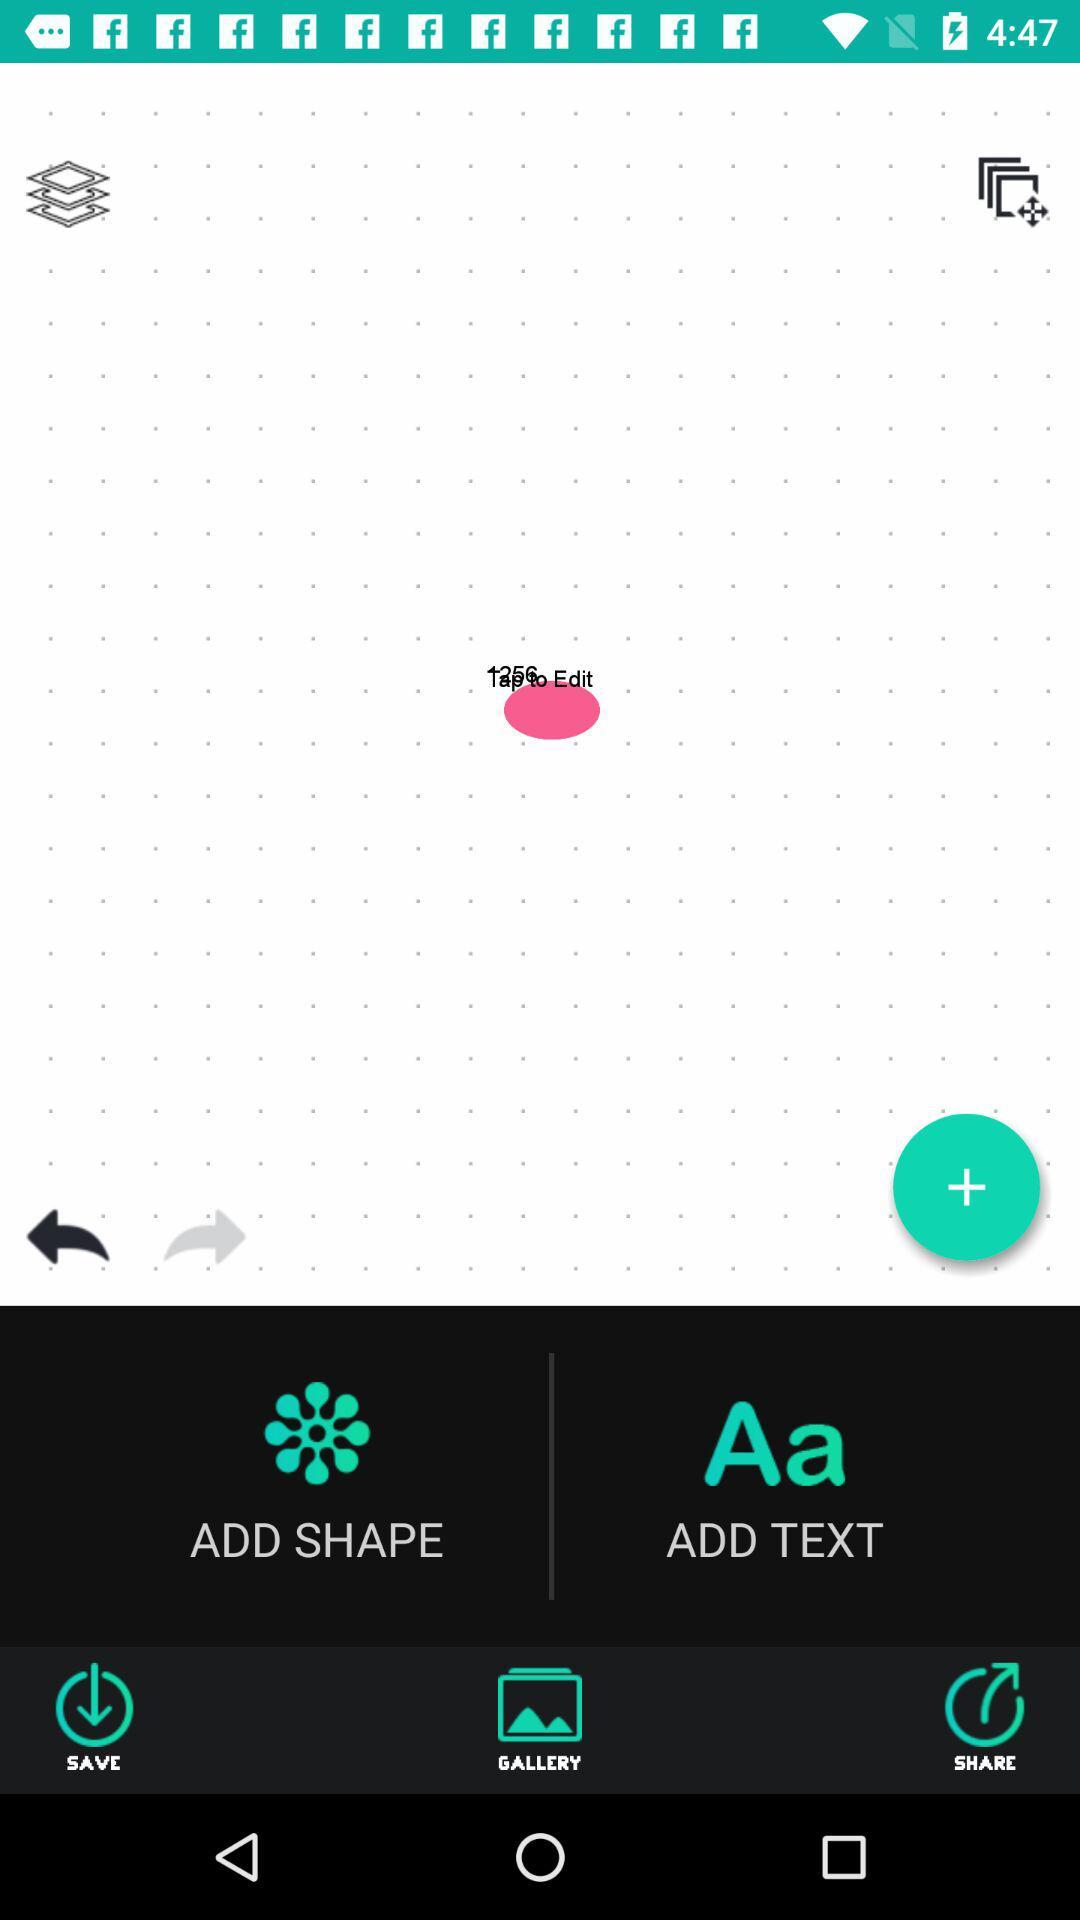 This screenshot has width=1080, height=1920. I want to click on the undo icon, so click(67, 1236).